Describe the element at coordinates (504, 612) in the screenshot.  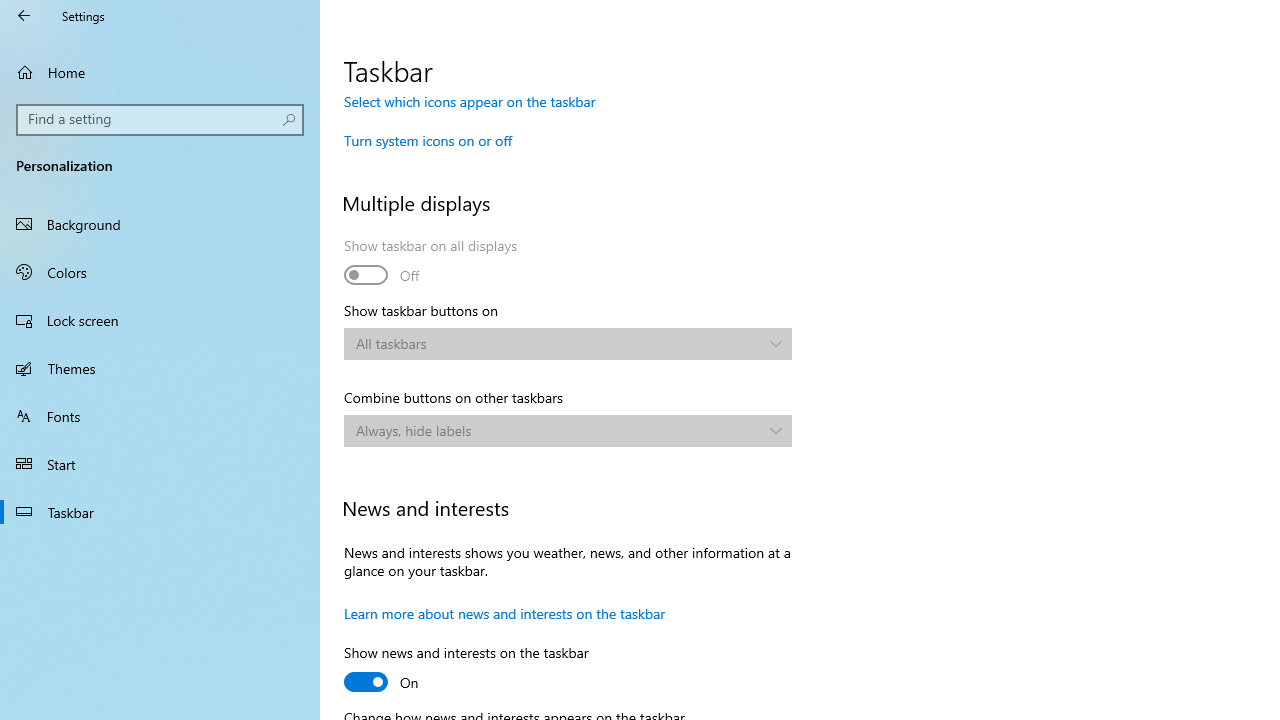
I see `'Learn more about news and interests on the taskbar'` at that location.